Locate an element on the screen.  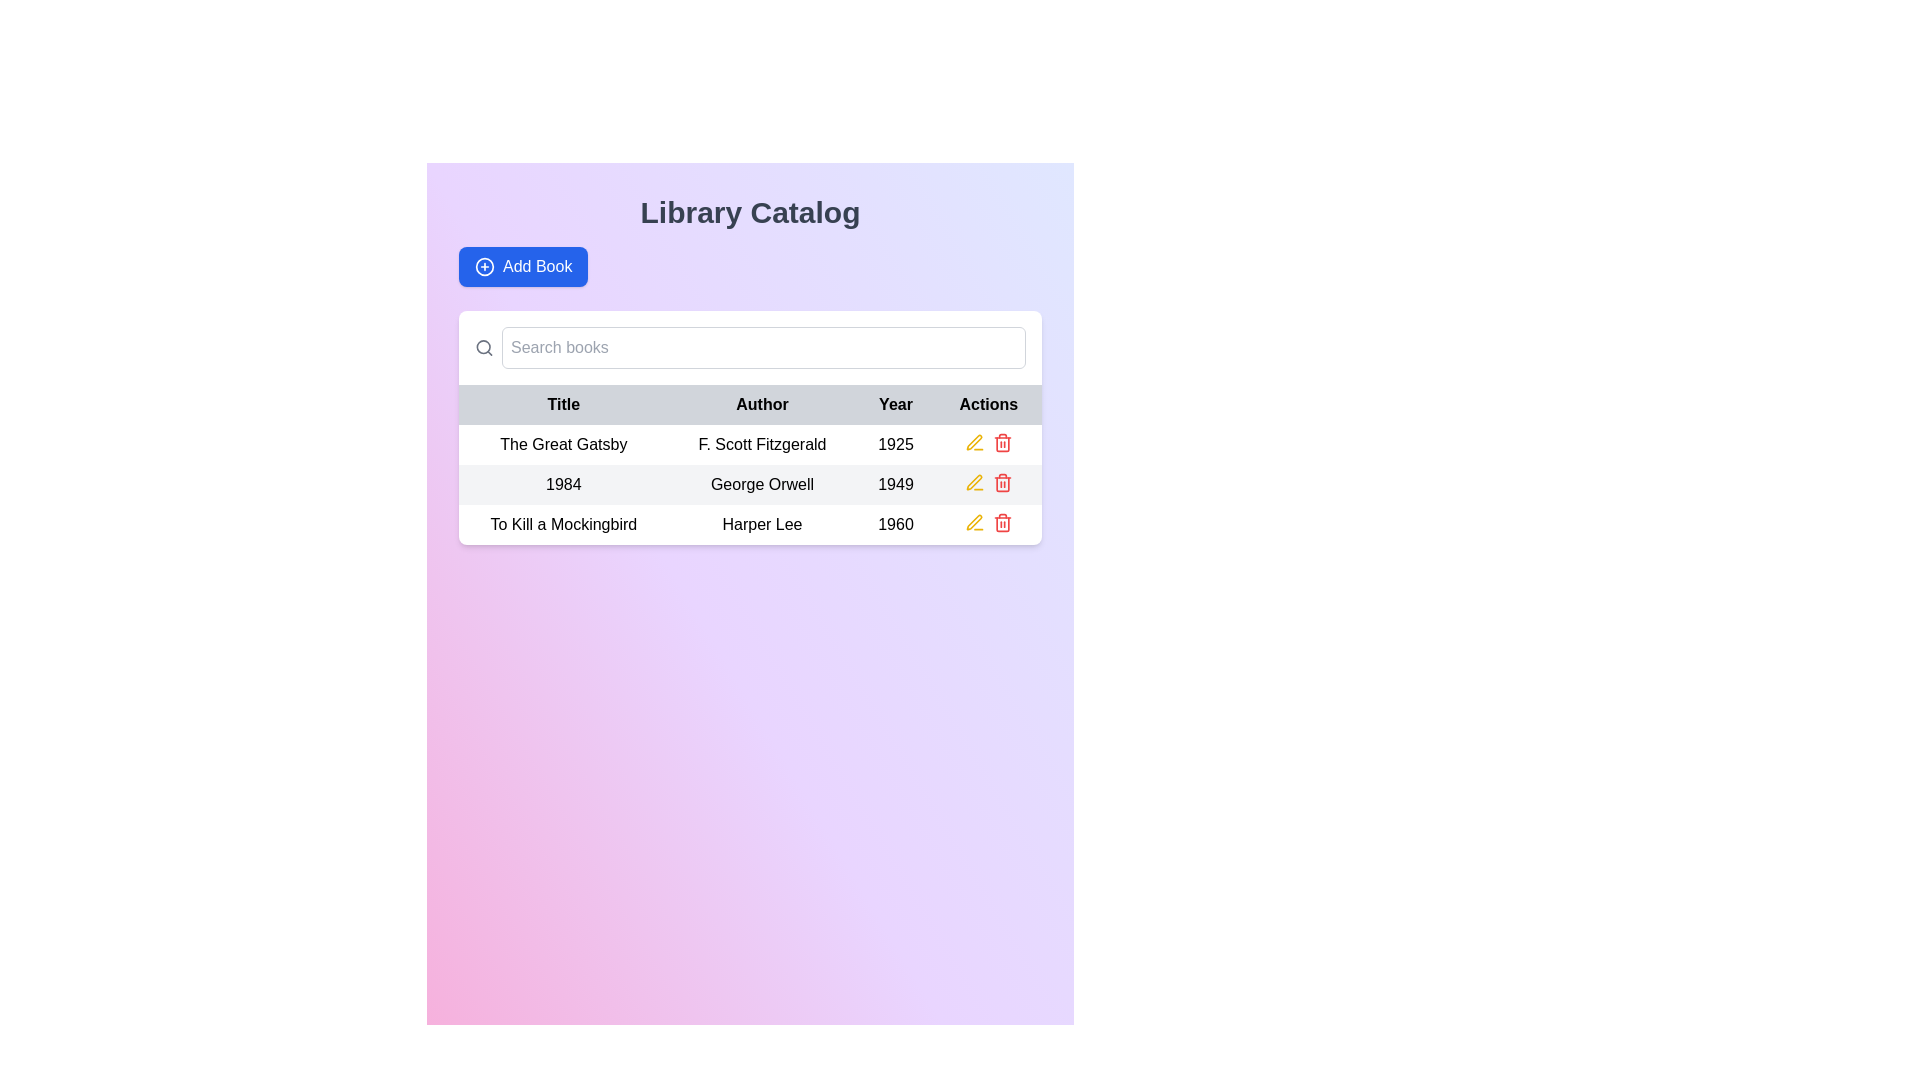
the Table Header Cell containing the text 'Author', which is centrally located in the header row of the table, between 'Title' and 'Year' is located at coordinates (749, 405).